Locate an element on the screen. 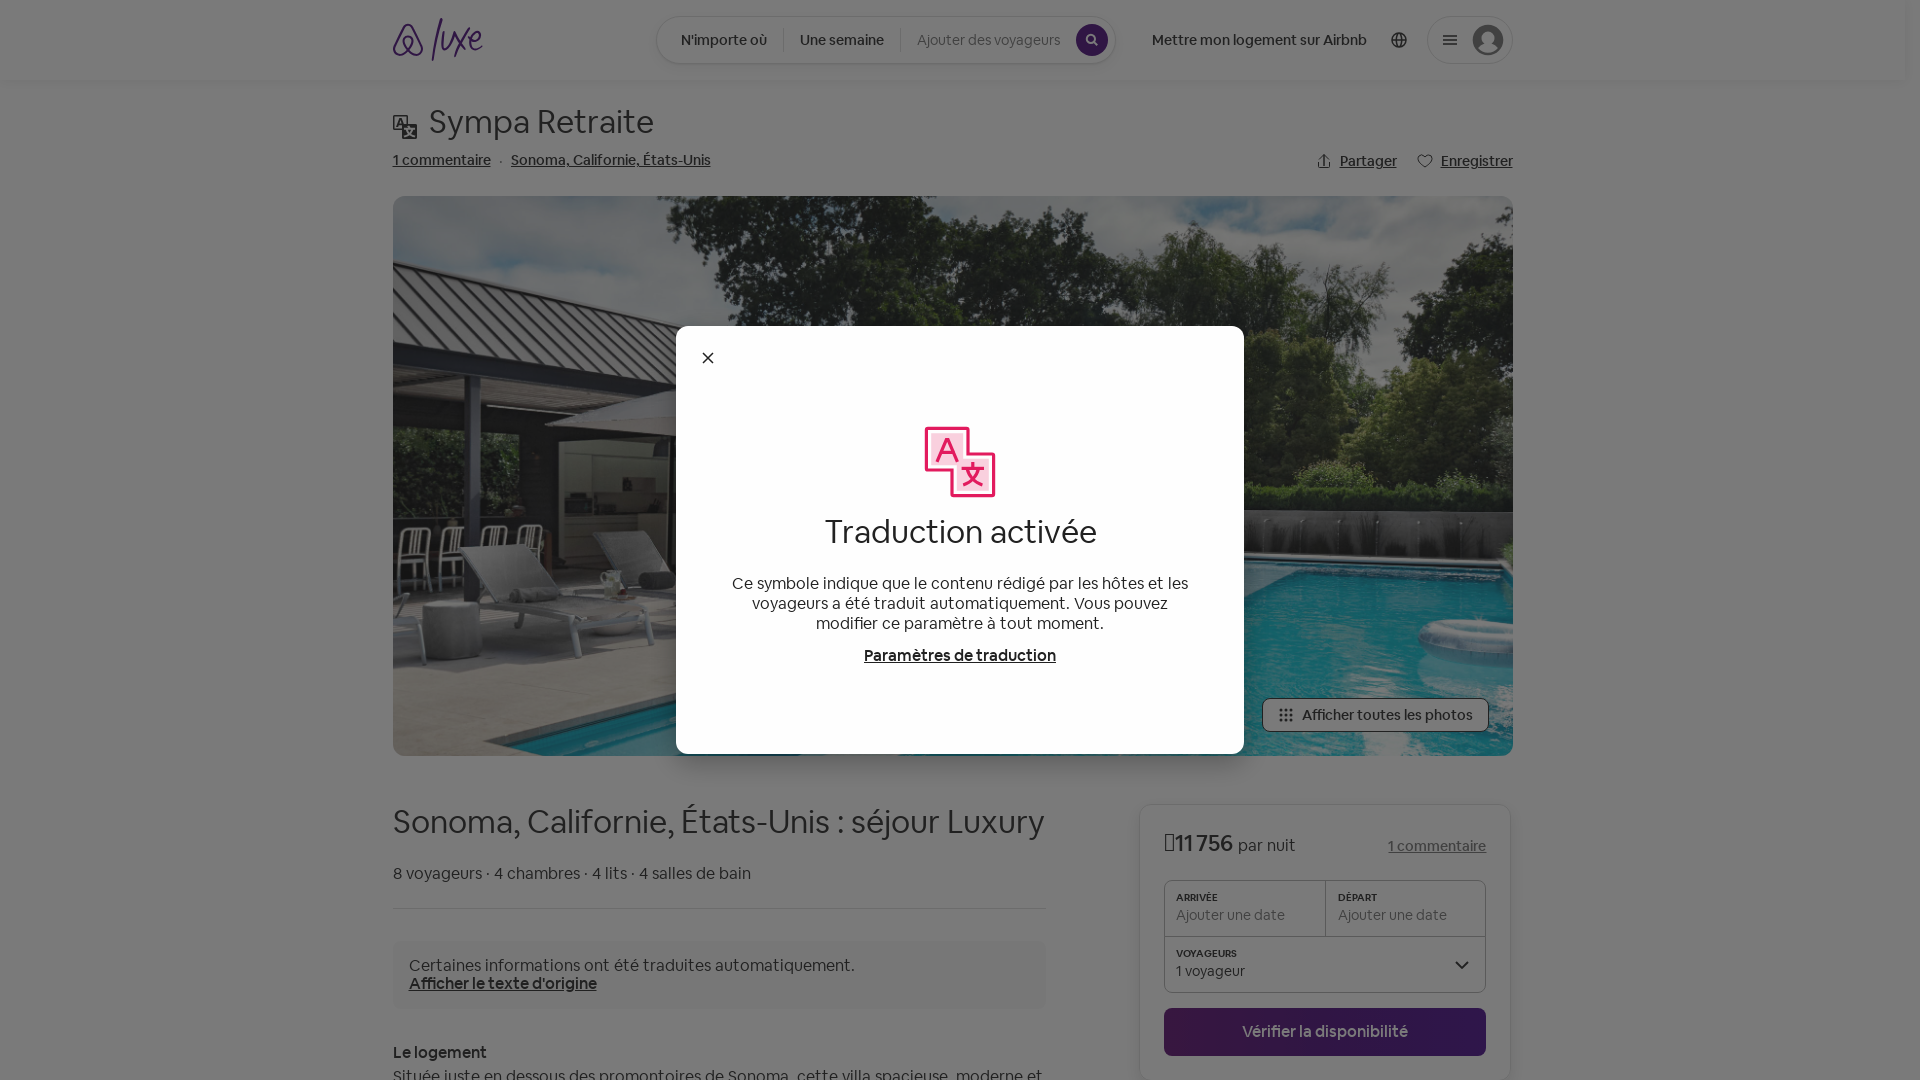 This screenshot has height=1080, width=1920. 'Partager' is located at coordinates (1356, 160).